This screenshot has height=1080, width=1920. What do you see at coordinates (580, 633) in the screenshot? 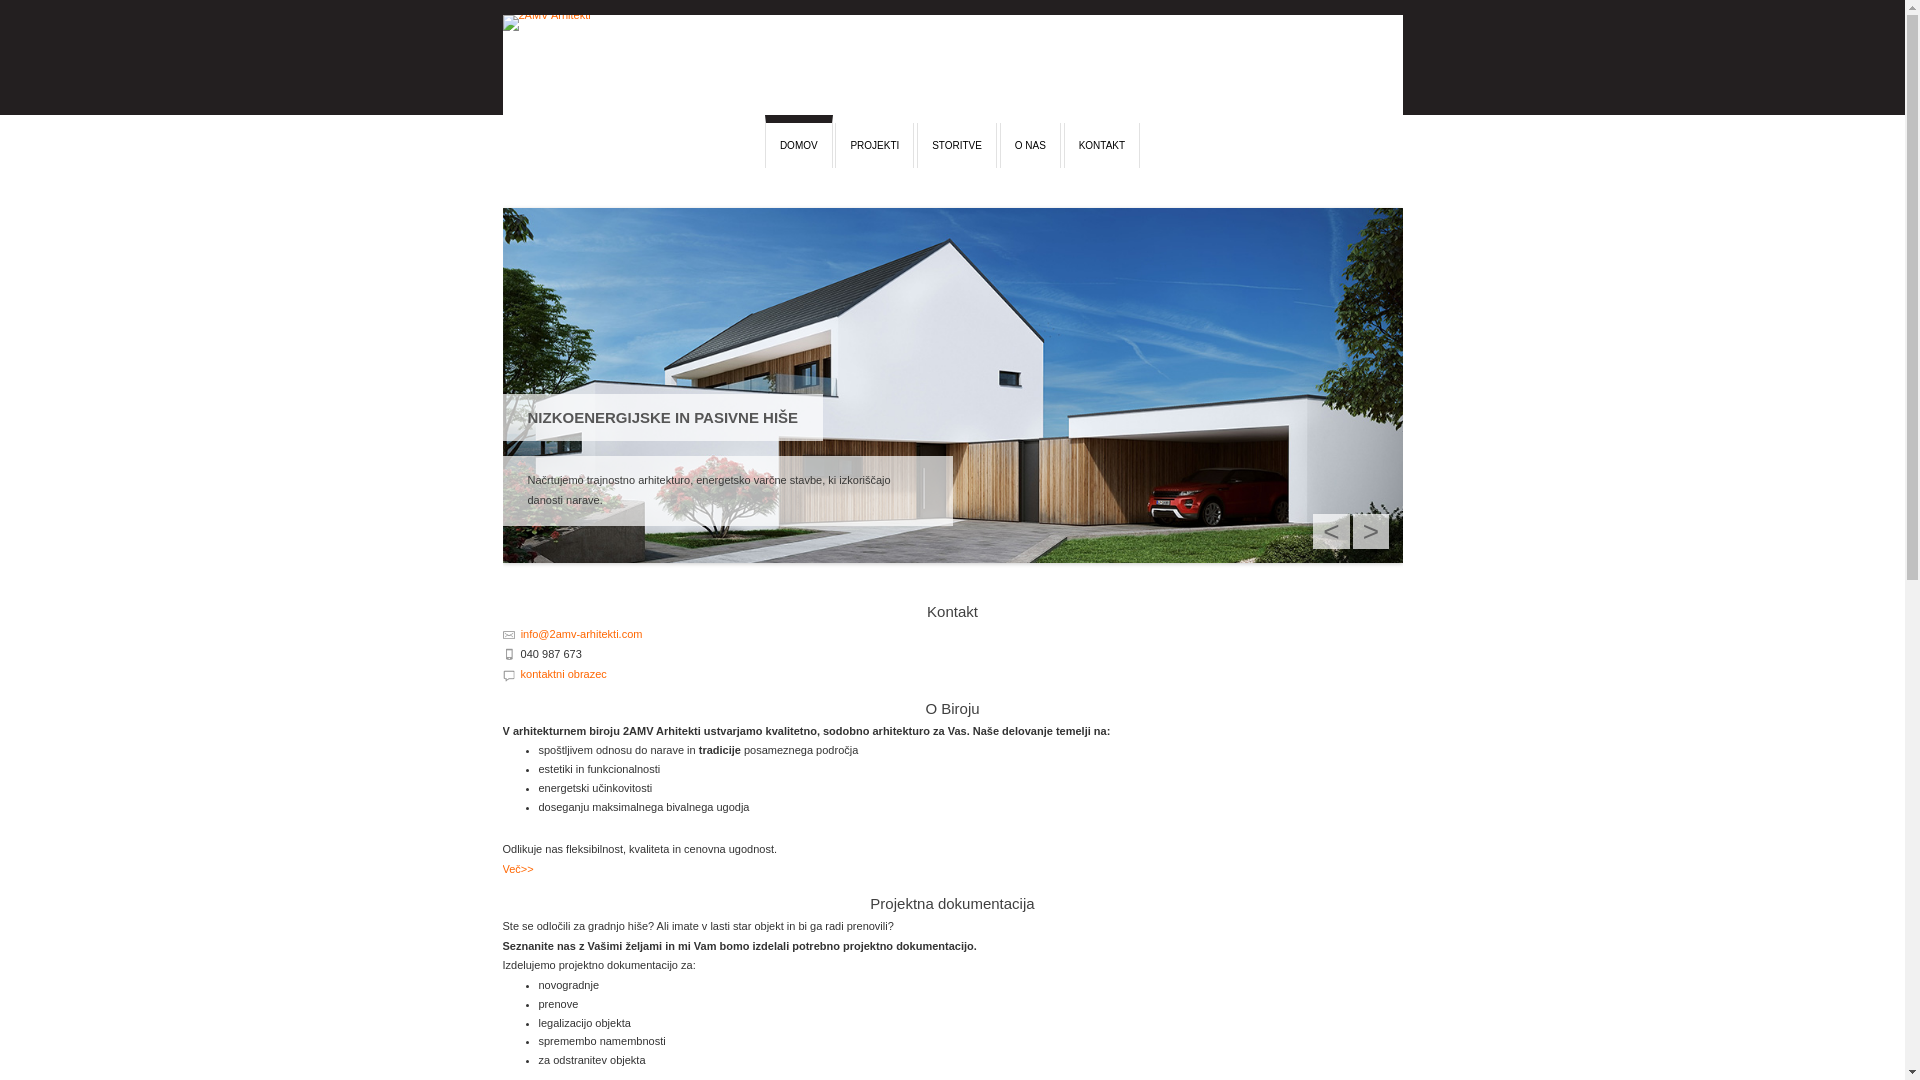
I see `'info@2amv-arhitekti.com'` at bounding box center [580, 633].